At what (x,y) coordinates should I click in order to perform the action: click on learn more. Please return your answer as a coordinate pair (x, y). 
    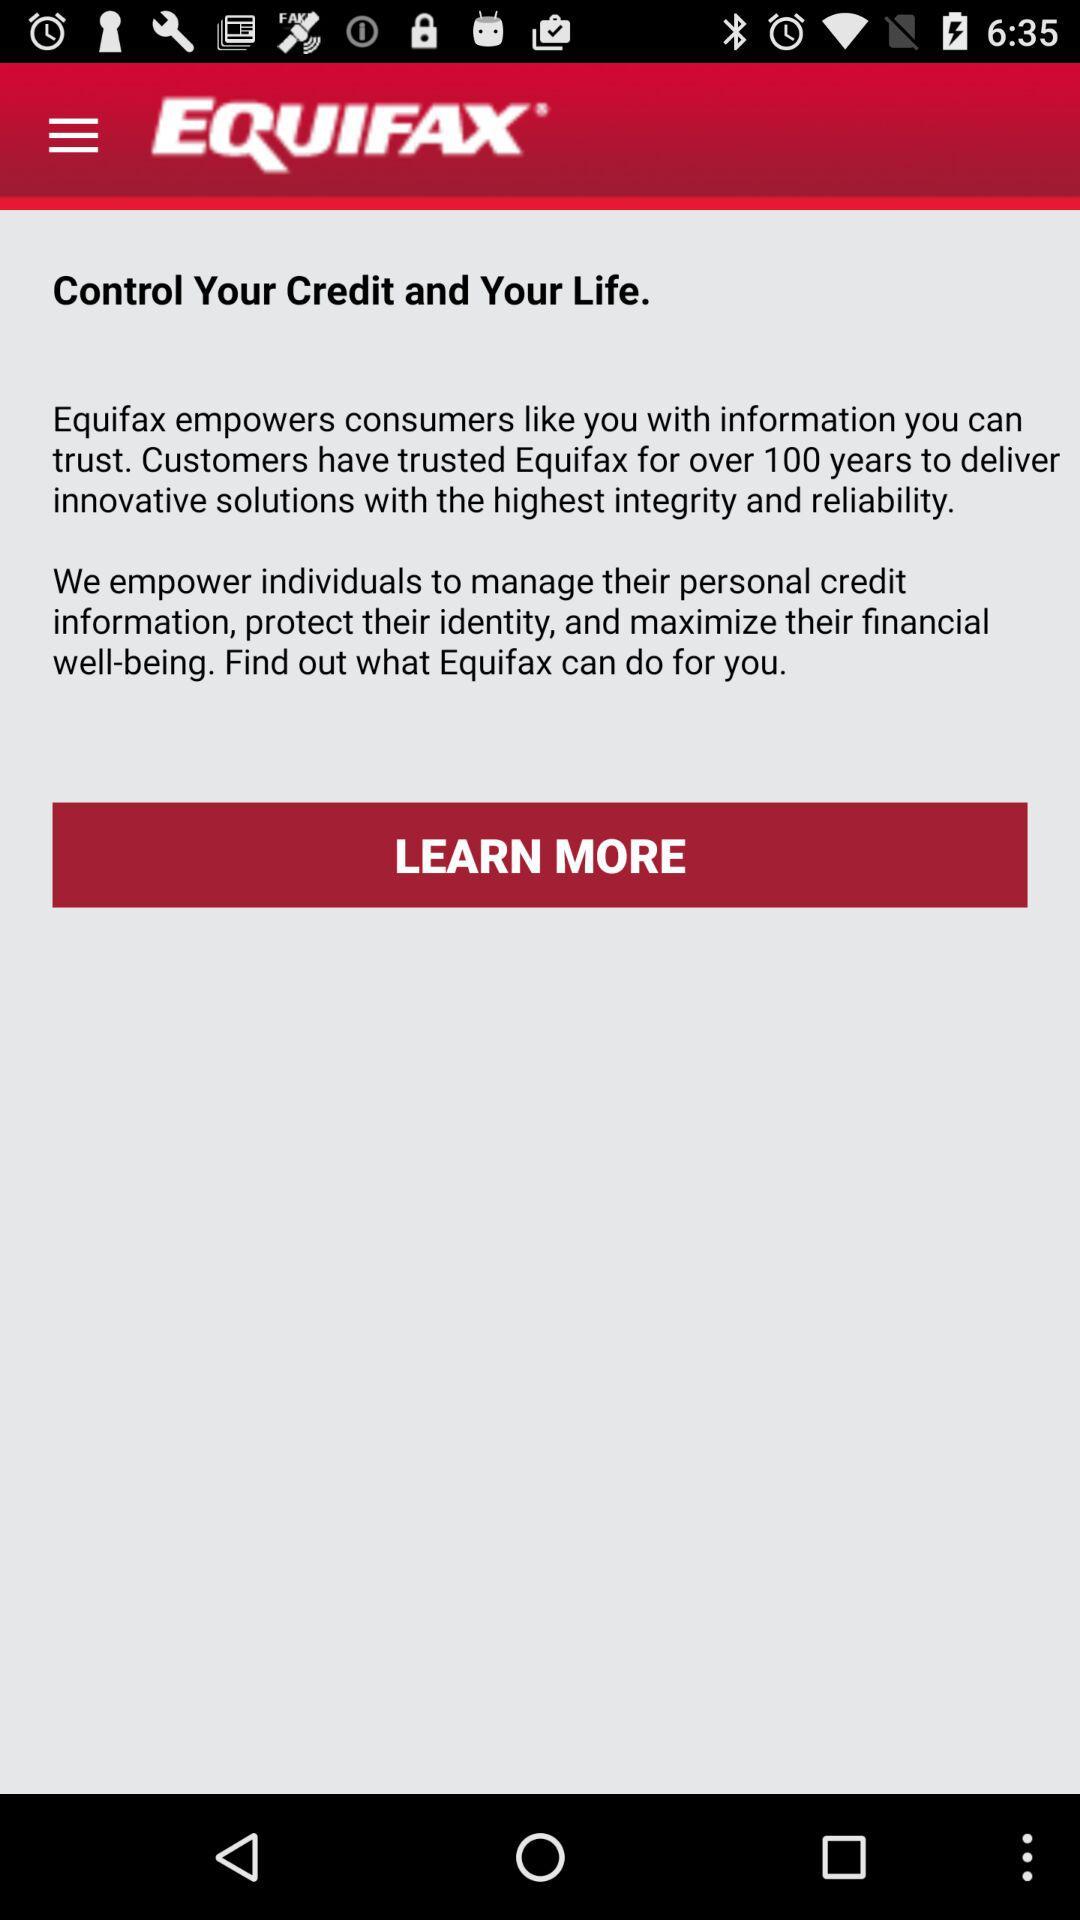
    Looking at the image, I should click on (540, 854).